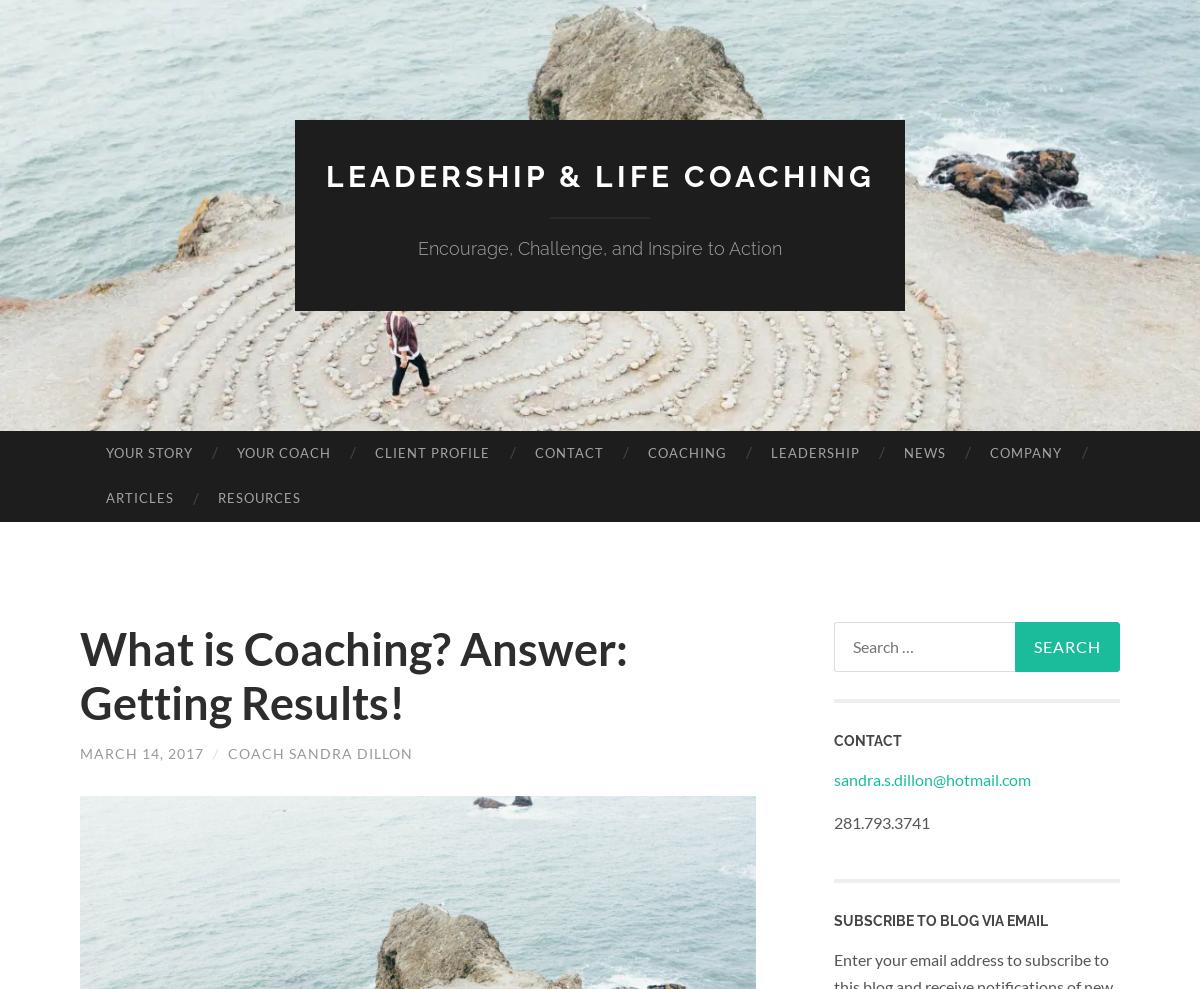 The width and height of the screenshot is (1200, 989). What do you see at coordinates (881, 820) in the screenshot?
I see `'281.793.3741'` at bounding box center [881, 820].